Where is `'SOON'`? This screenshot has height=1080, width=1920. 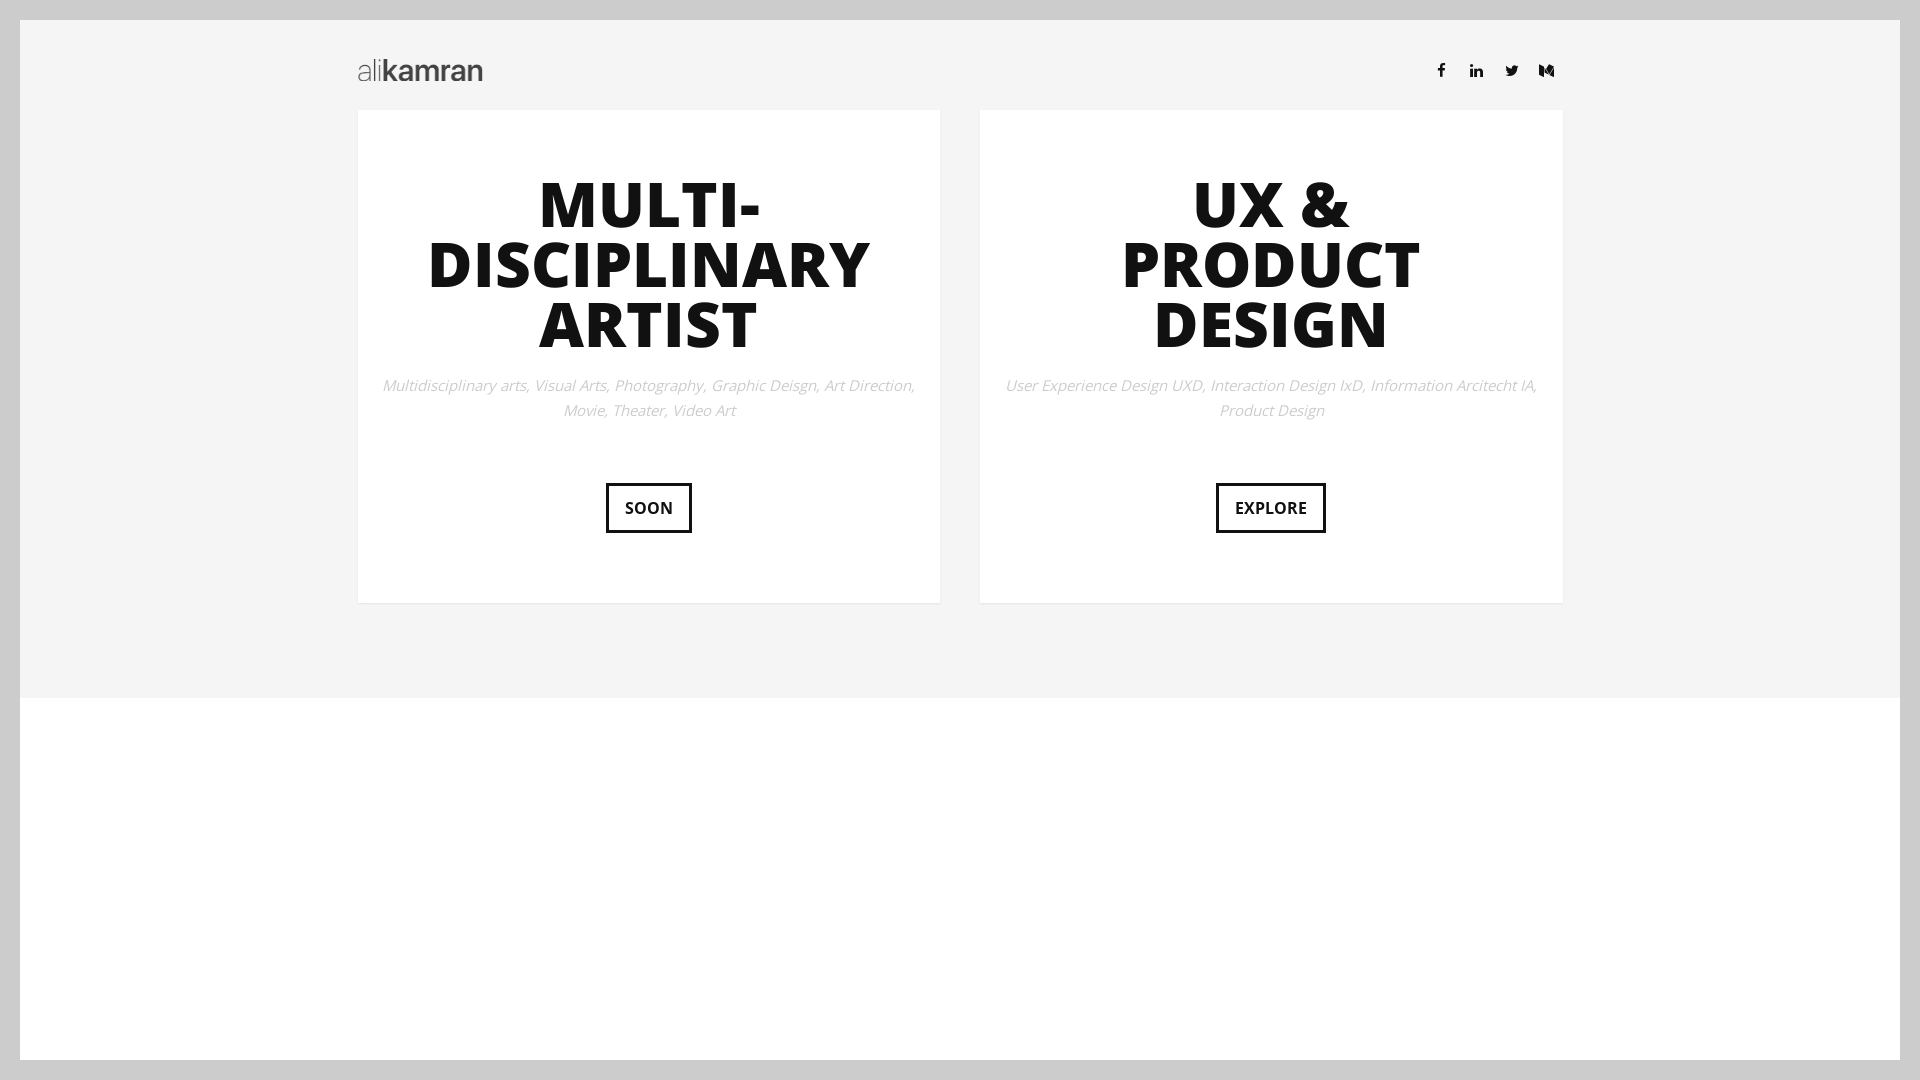 'SOON' is located at coordinates (648, 507).